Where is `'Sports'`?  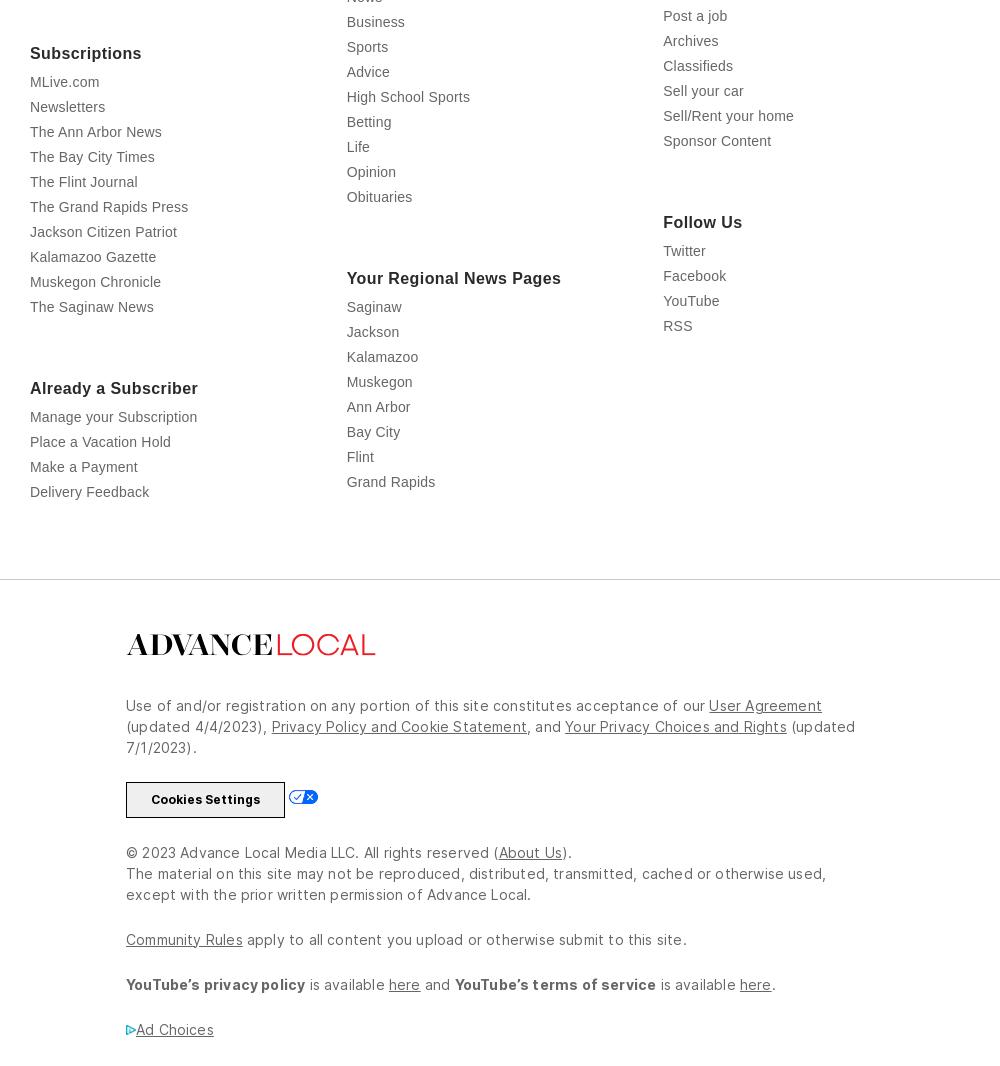 'Sports' is located at coordinates (345, 133).